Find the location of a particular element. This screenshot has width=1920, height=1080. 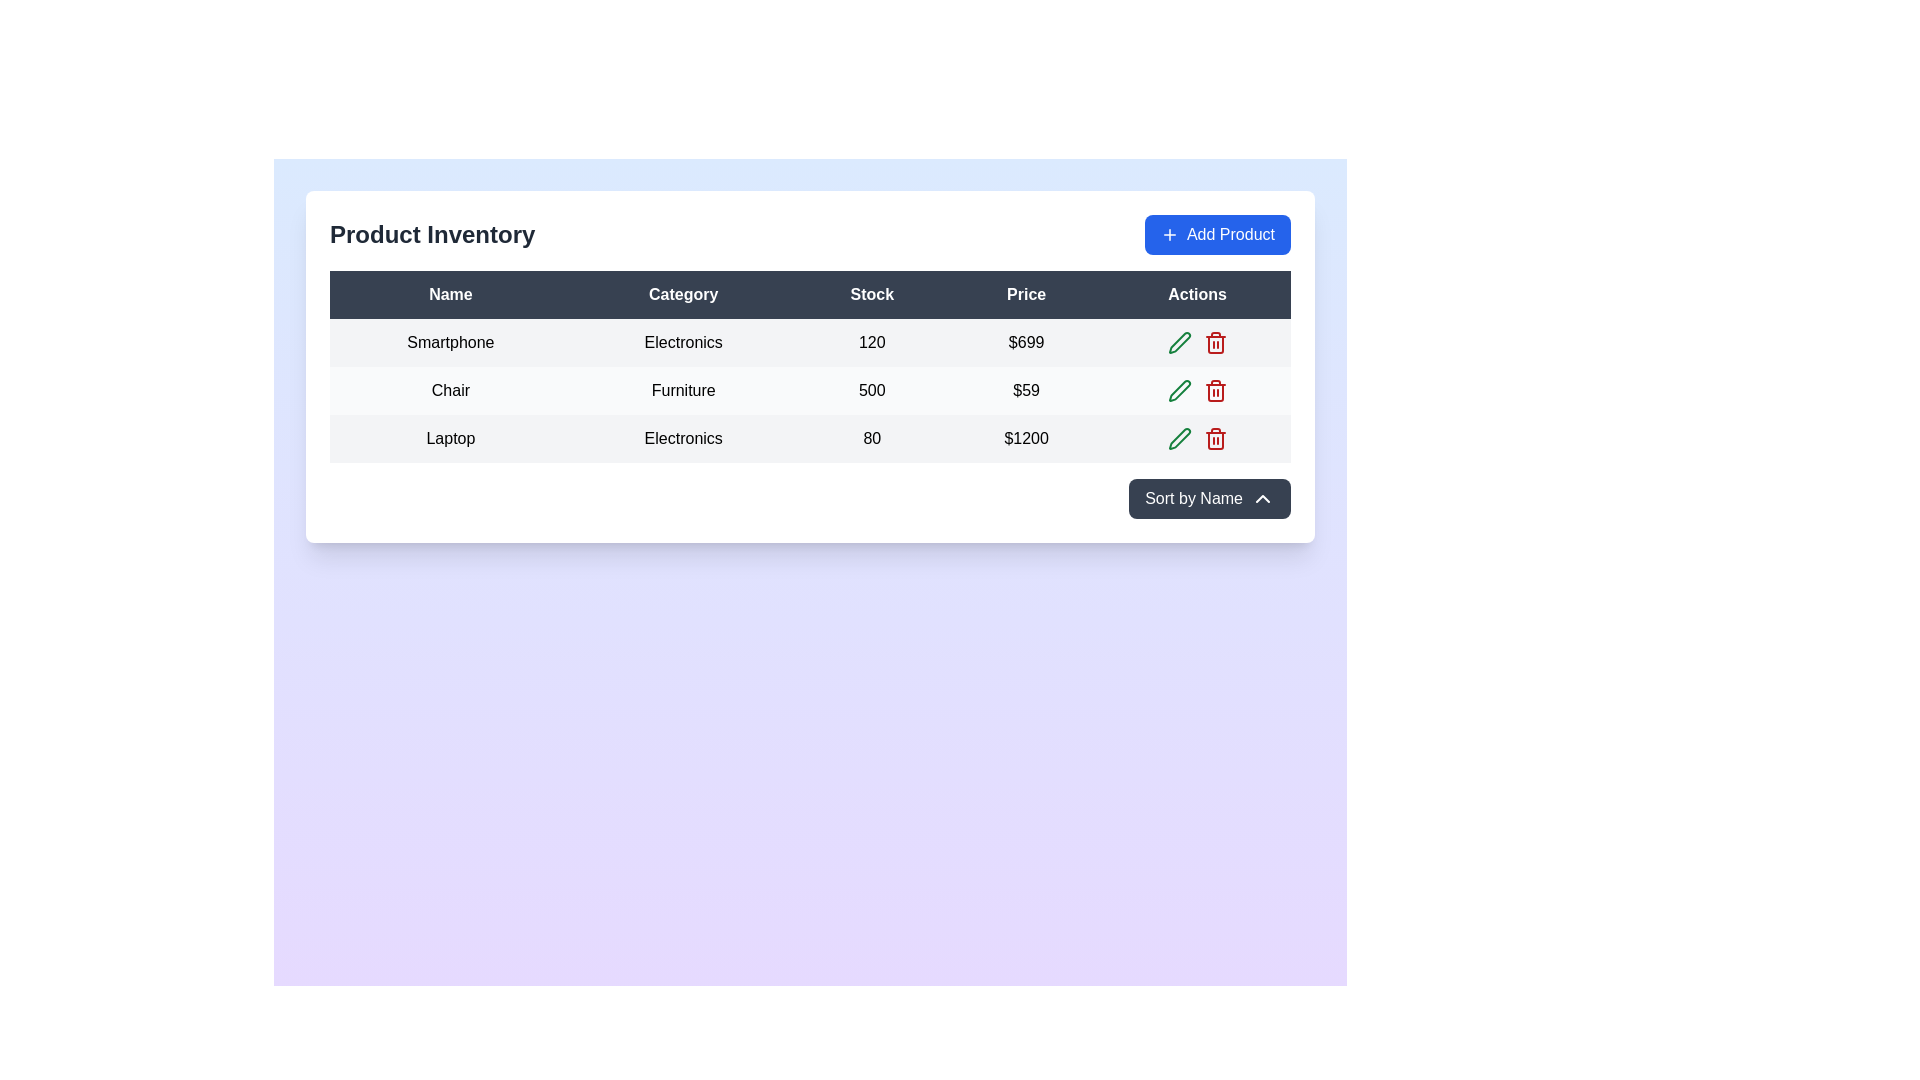

the second row of the inventory table that presents data including item name, category, stock quantity, and price for a detailed view is located at coordinates (810, 390).